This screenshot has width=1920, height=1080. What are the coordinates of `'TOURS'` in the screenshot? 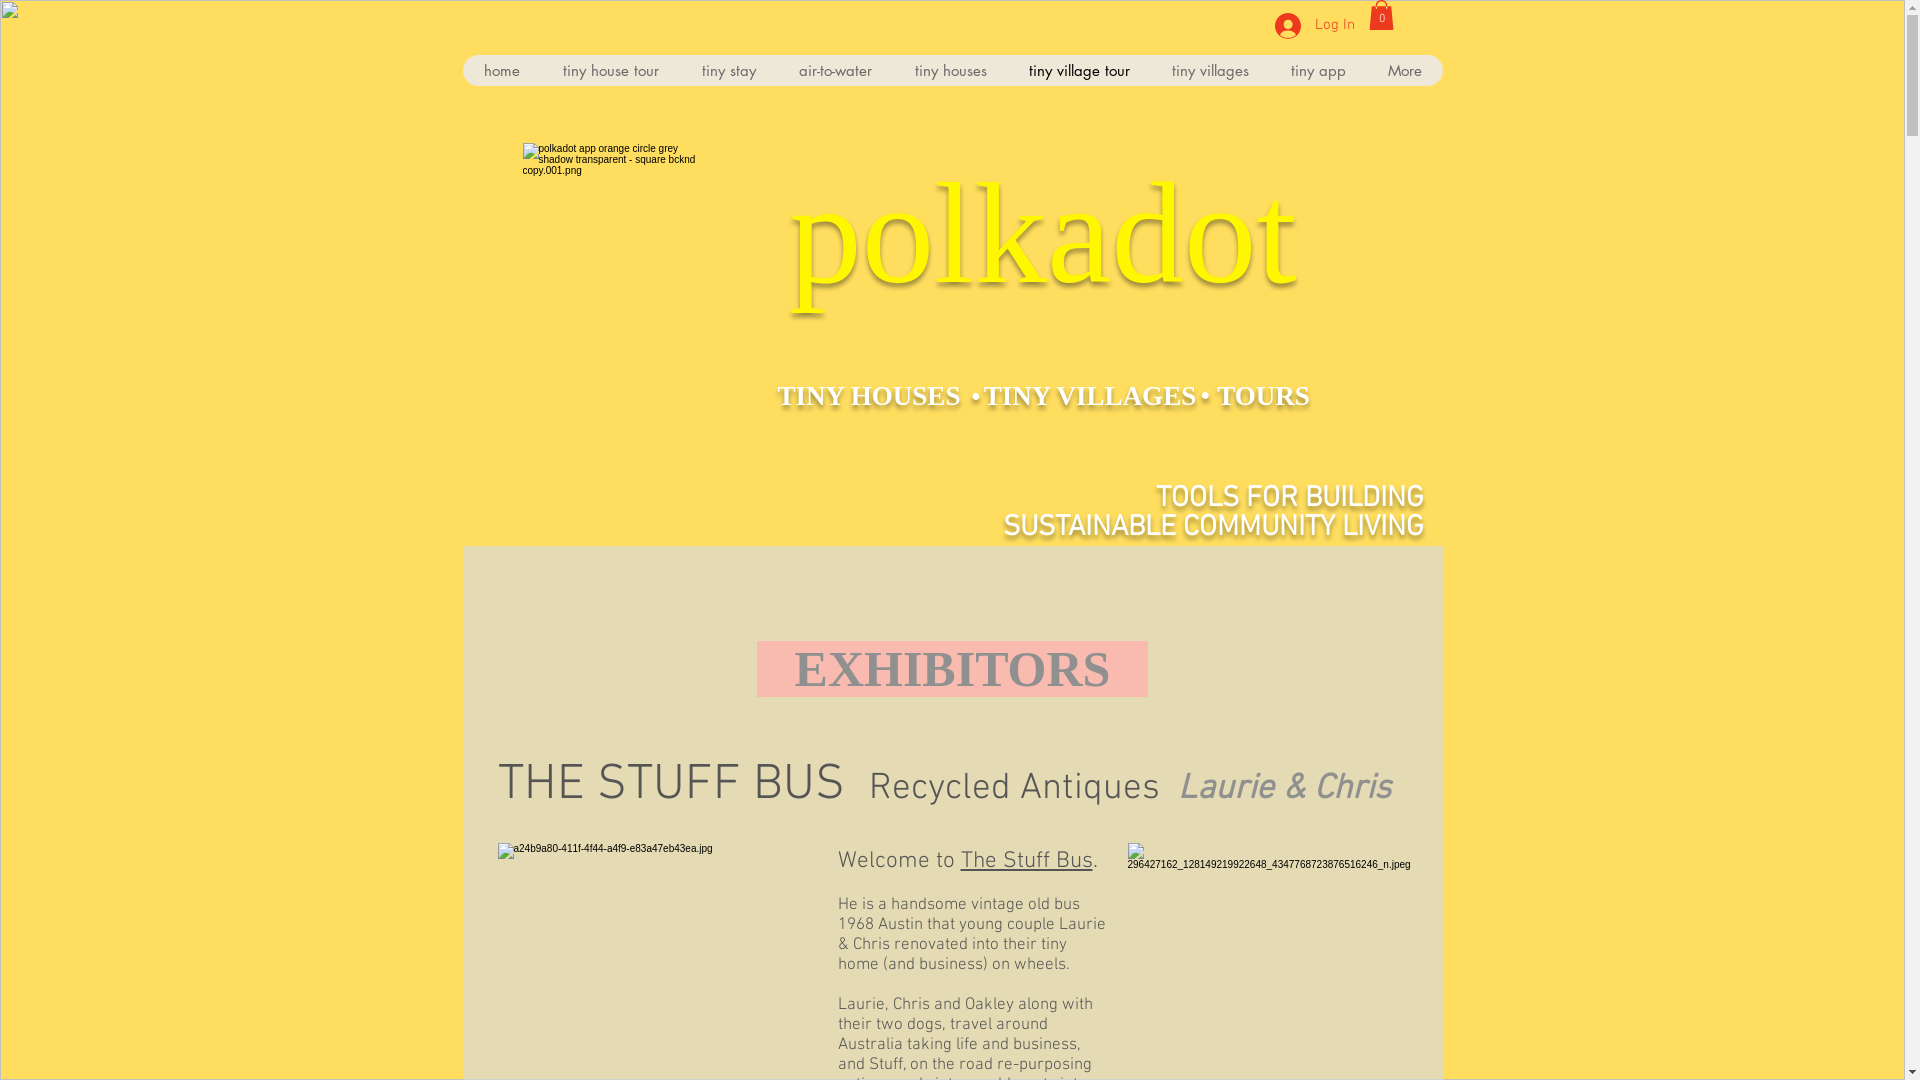 It's located at (1216, 396).